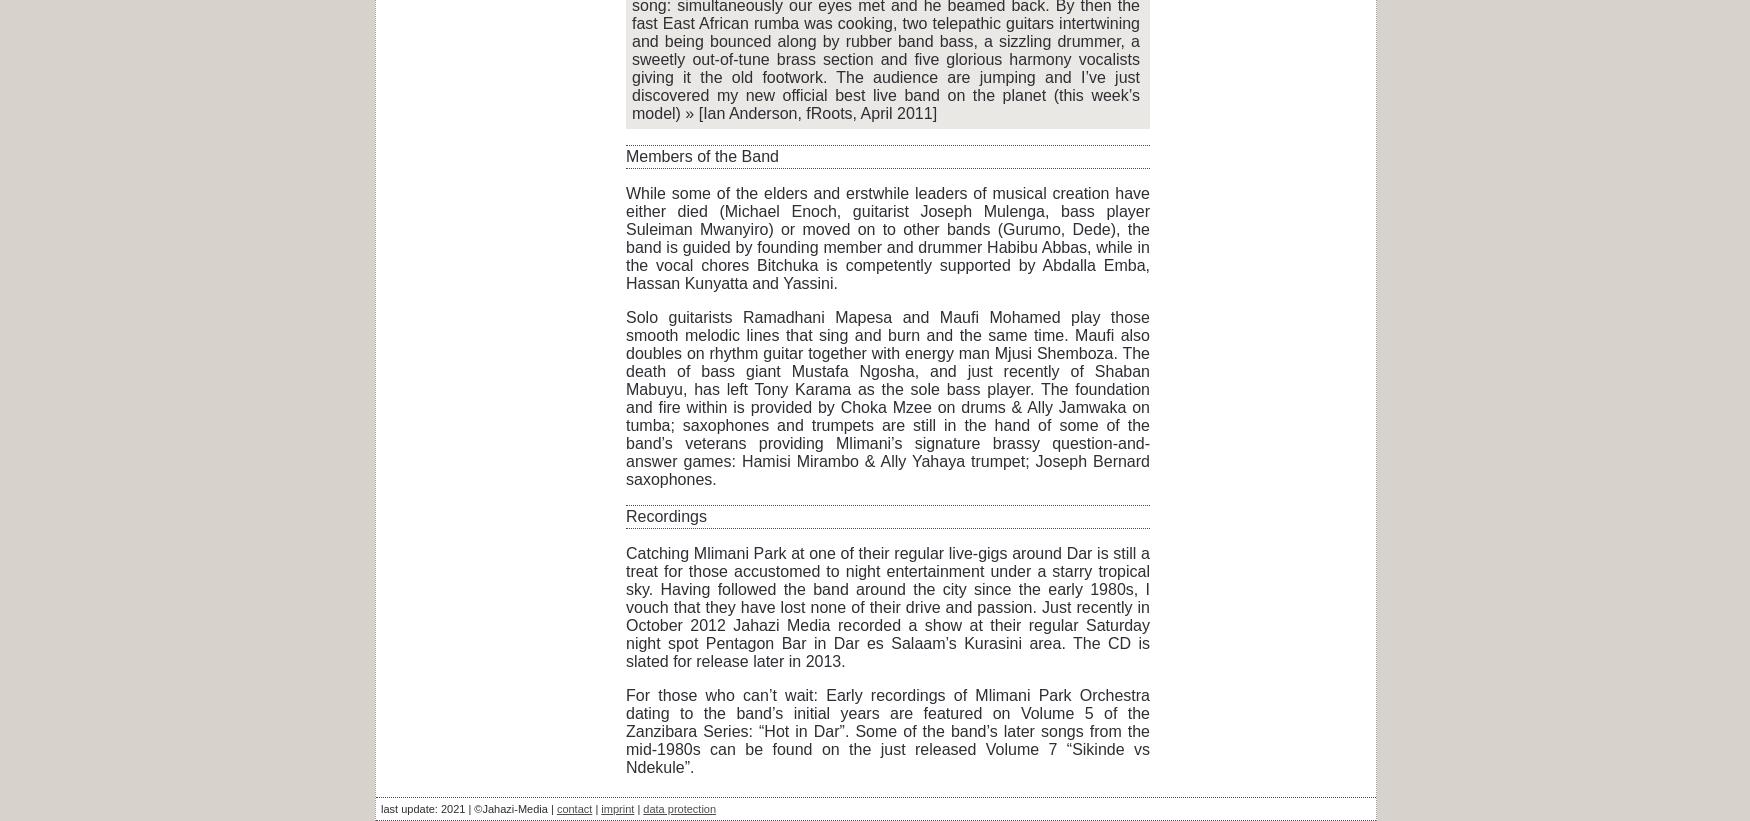 This screenshot has height=821, width=1750. What do you see at coordinates (886, 730) in the screenshot?
I see `'For those who can’t wait: Early recordings of Mlimani Park Orchestra dating to the band’s initial years are featured on Volume 5 of the Zanzibara Series: “Hot in Dar”. Some of the band’s later songs from the mid-1980s can be found on the just released Volume 7 “Sikinde vs Ndekule”.'` at bounding box center [886, 730].